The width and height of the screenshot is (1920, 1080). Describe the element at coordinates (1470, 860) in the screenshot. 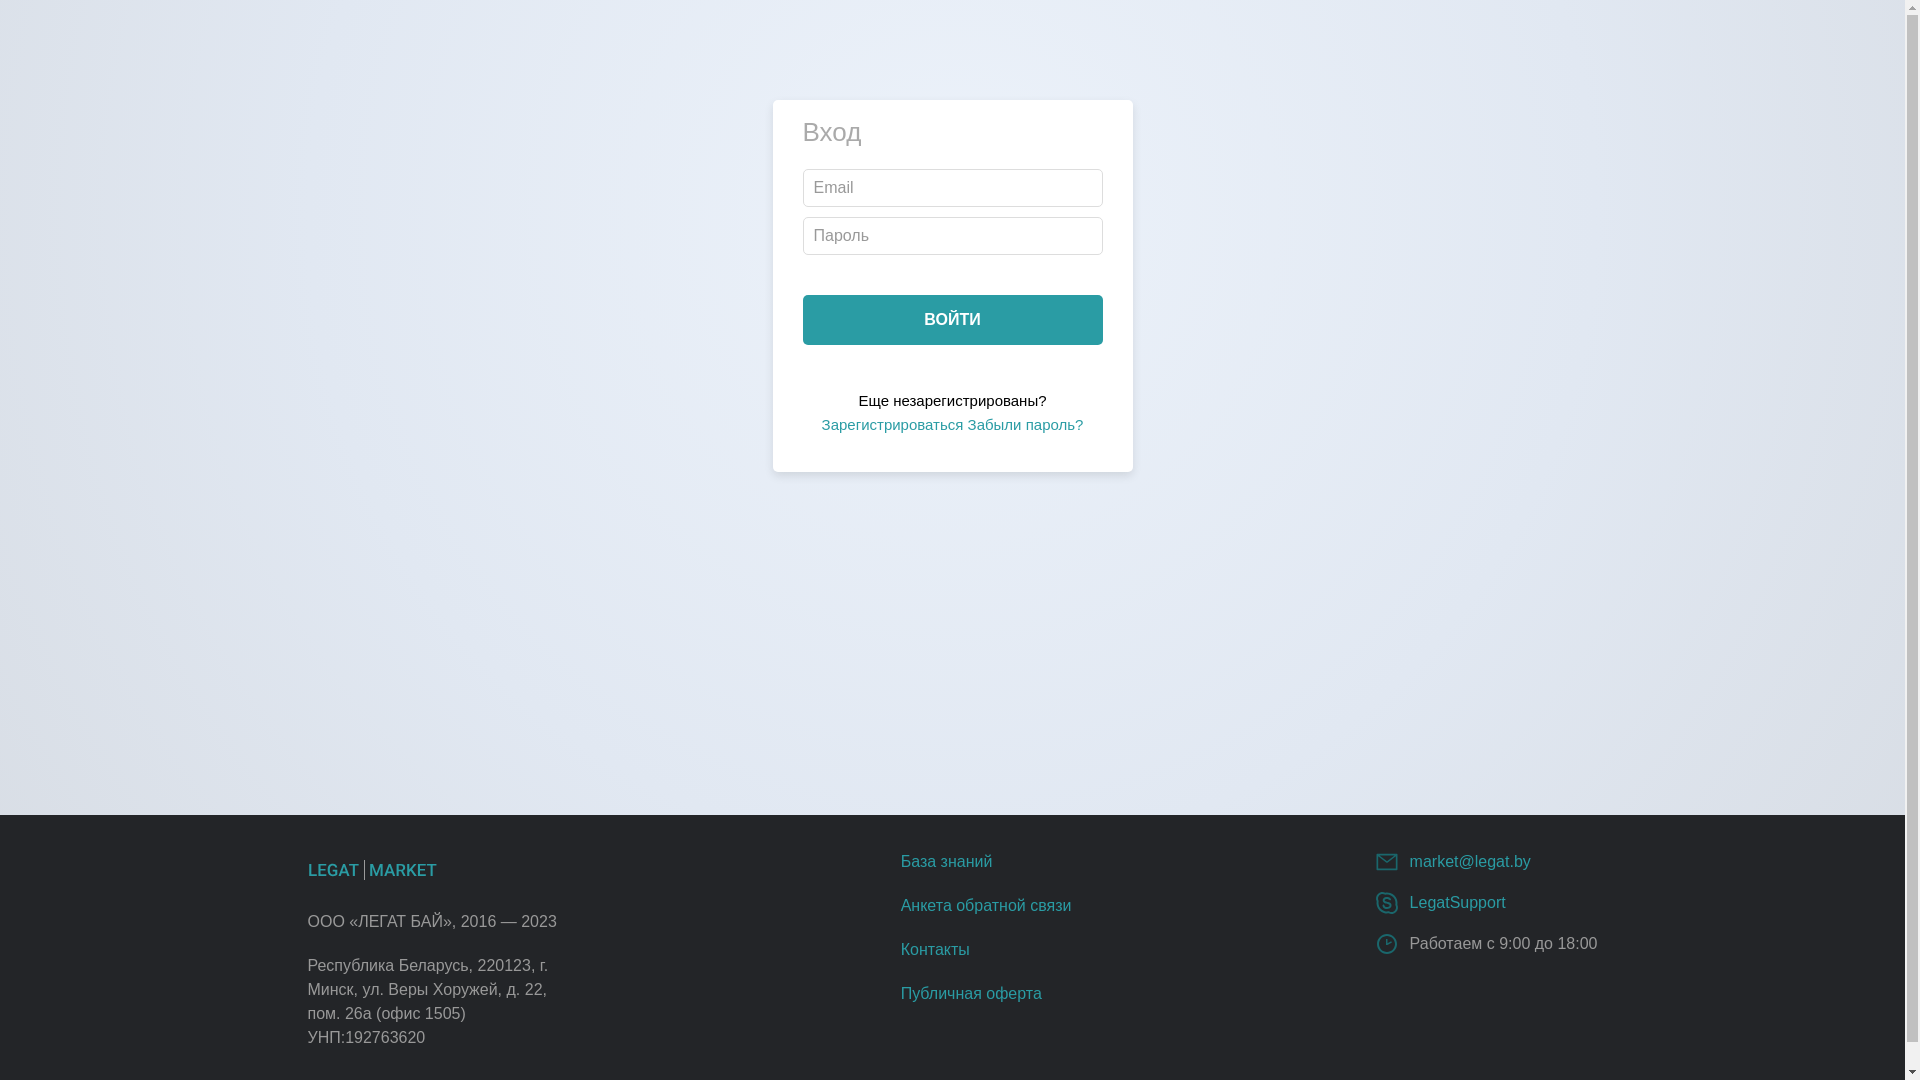

I see `'market@legat.by'` at that location.